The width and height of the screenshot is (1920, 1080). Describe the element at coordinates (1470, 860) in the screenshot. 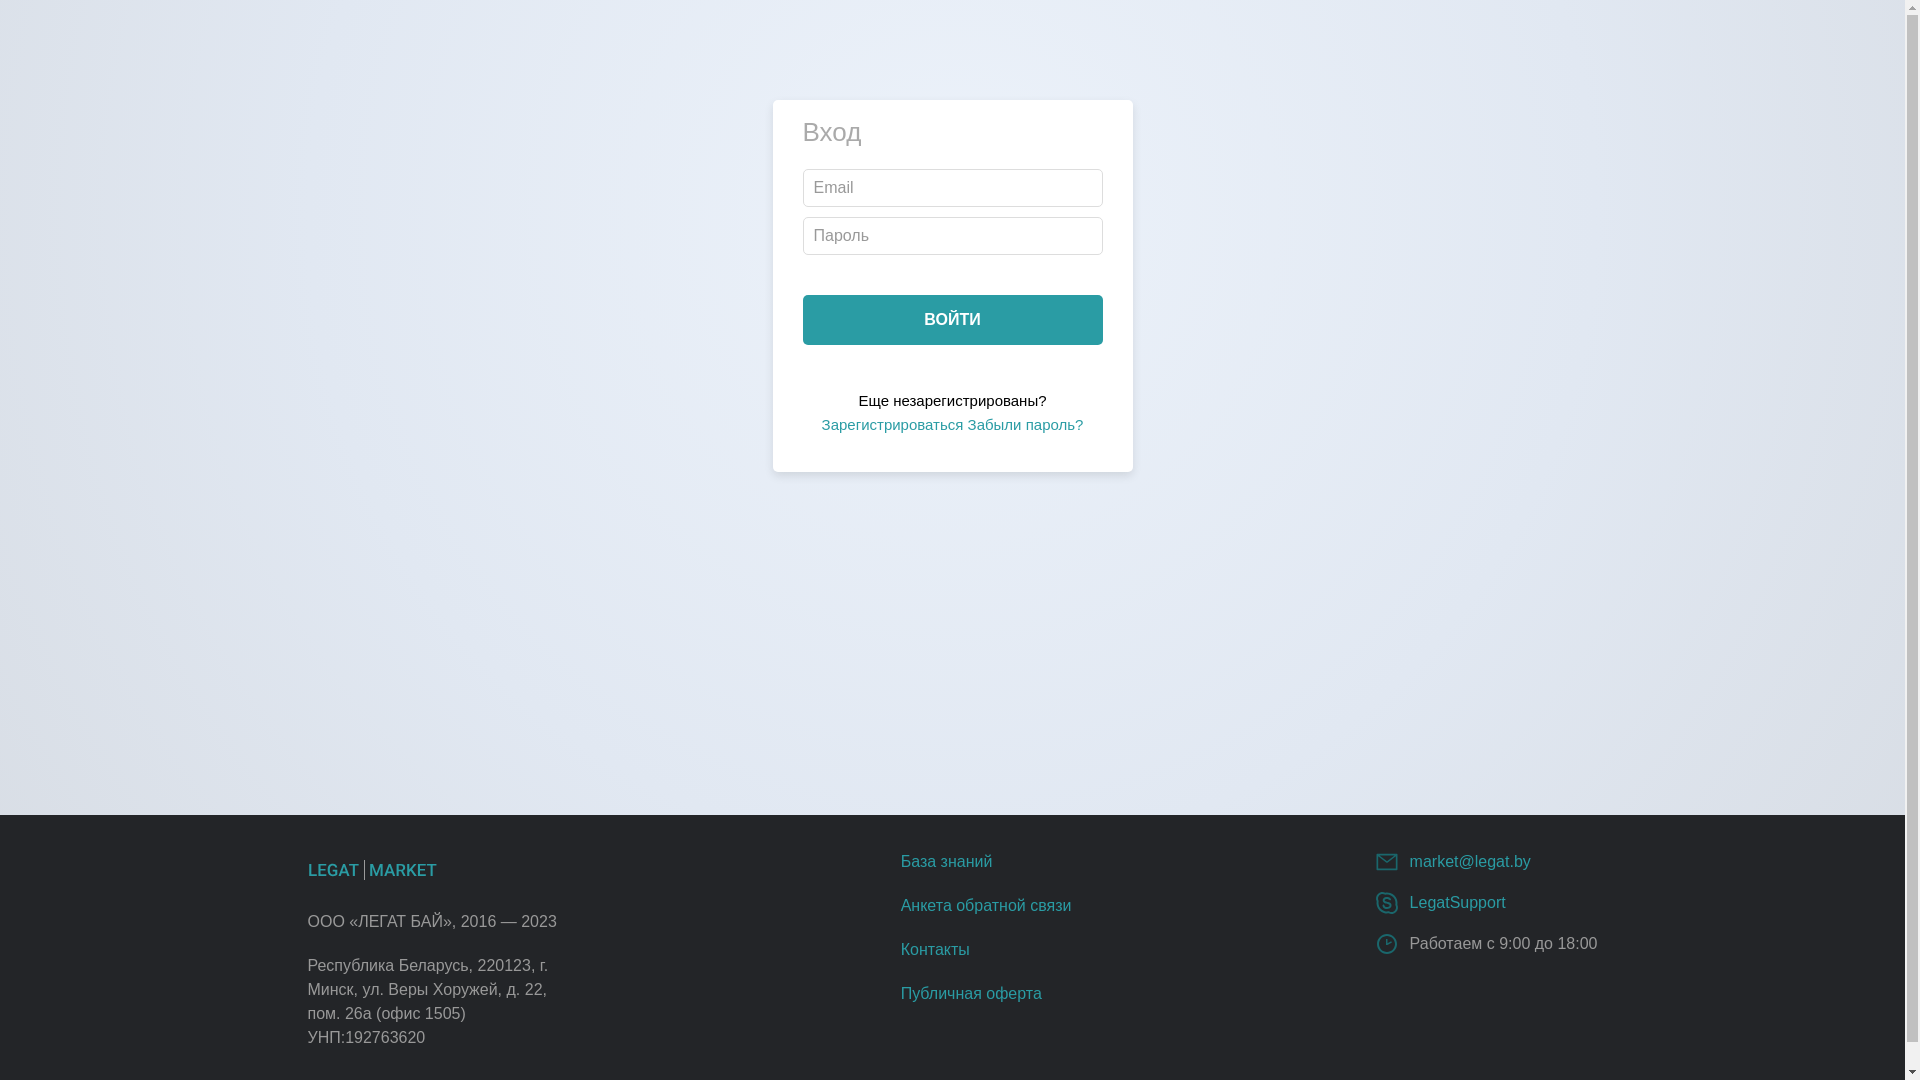

I see `'market@legat.by'` at that location.